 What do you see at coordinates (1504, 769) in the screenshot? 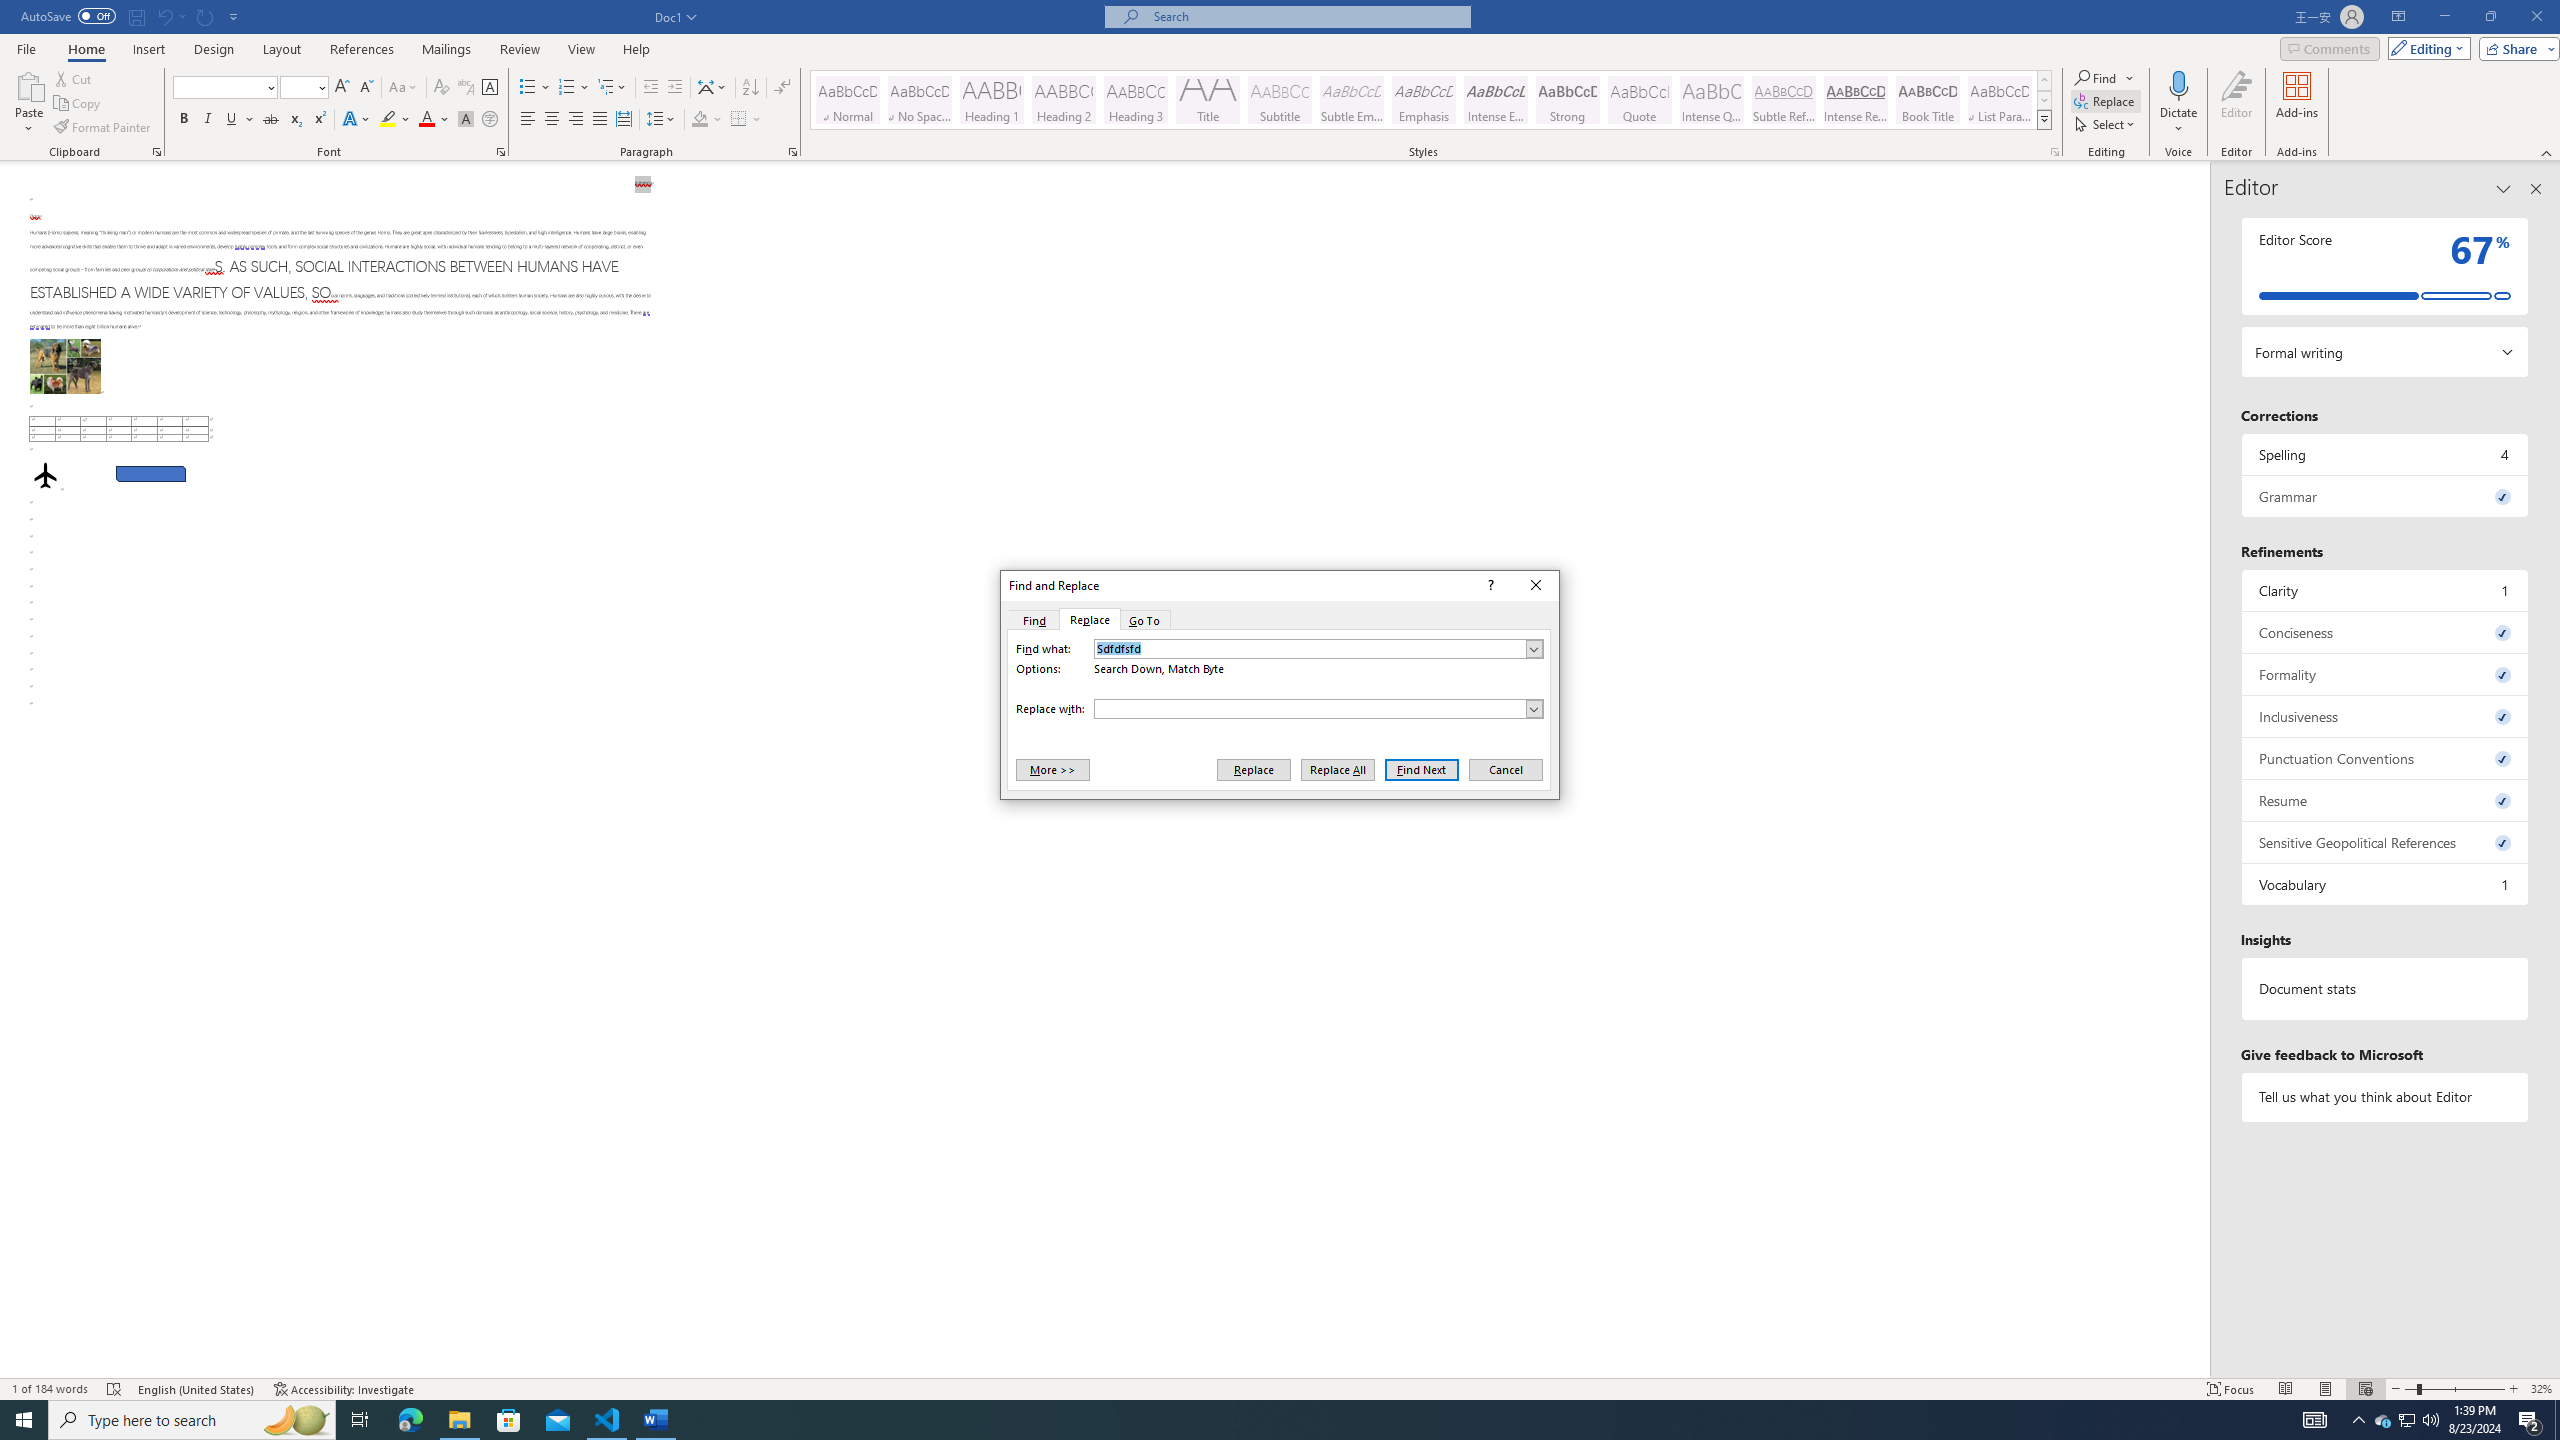
I see `'Cancel'` at bounding box center [1504, 769].